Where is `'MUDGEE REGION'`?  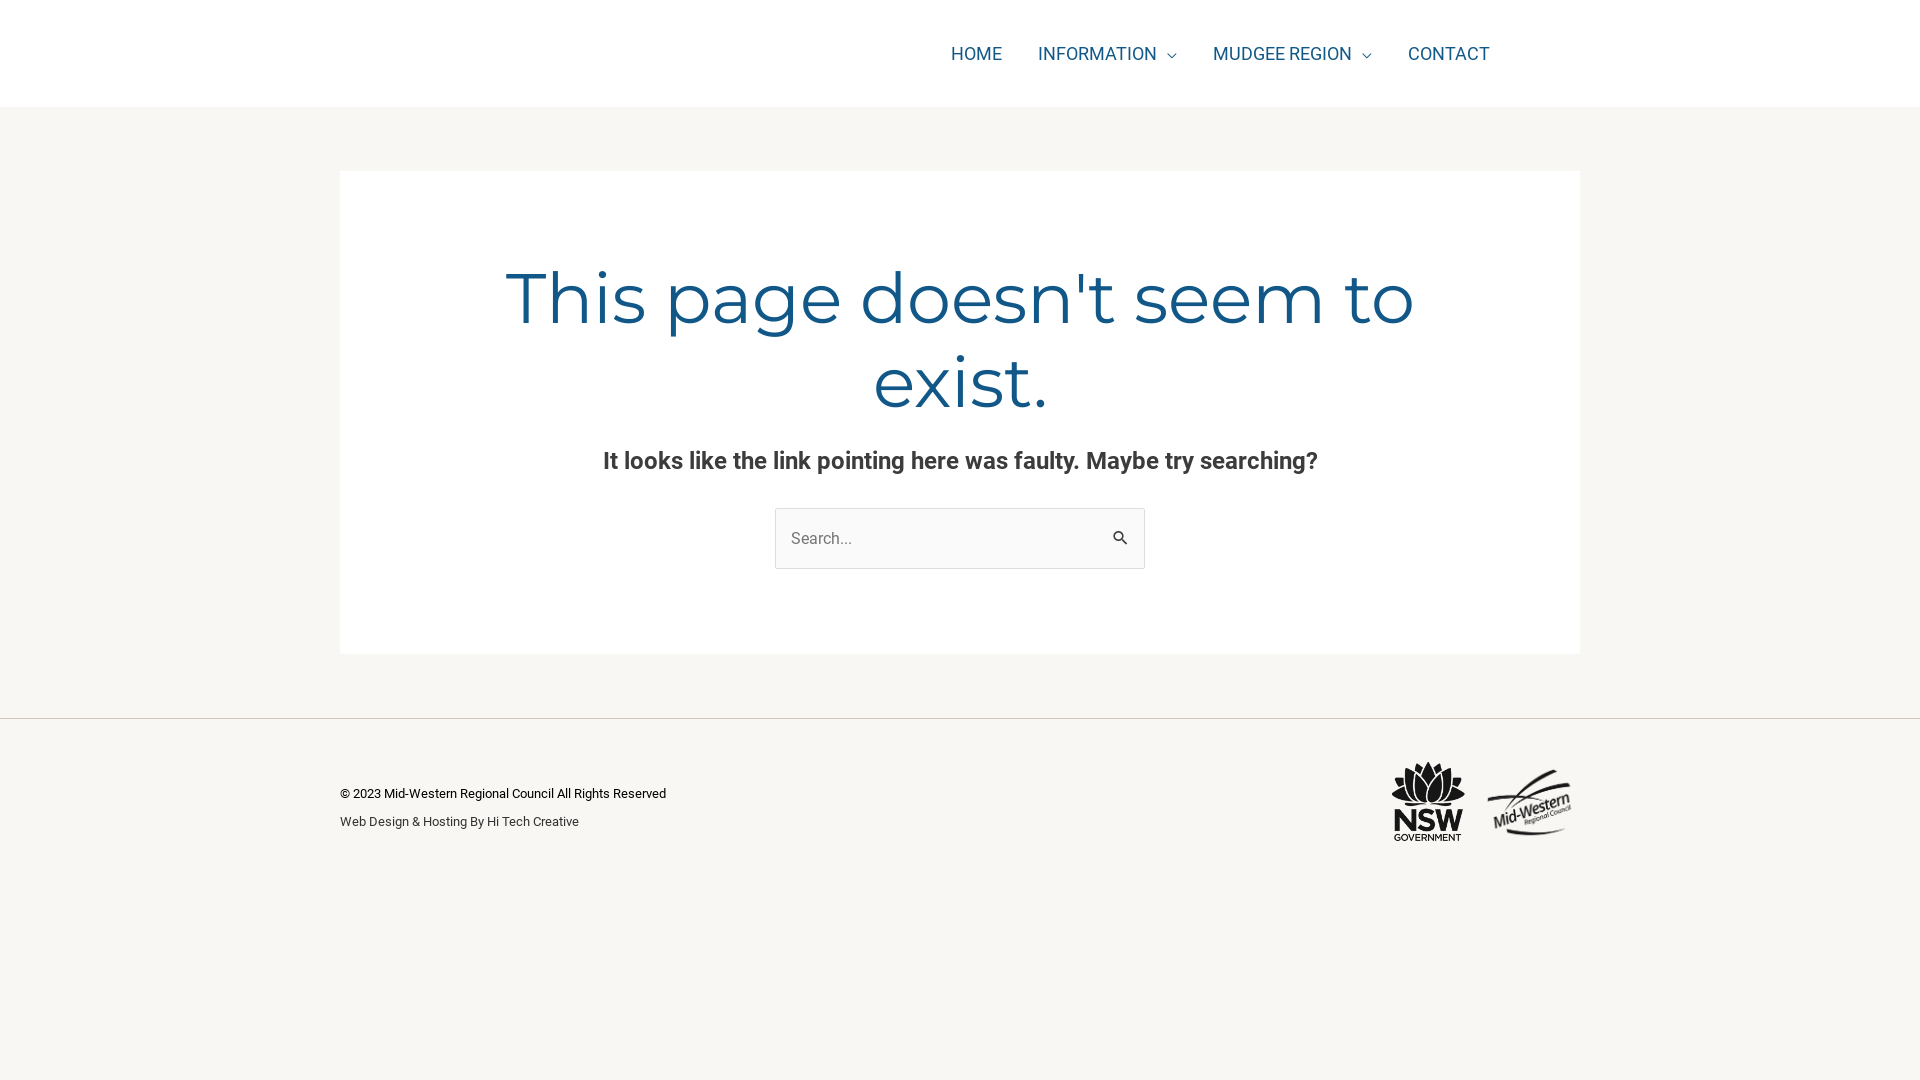 'MUDGEE REGION' is located at coordinates (1195, 52).